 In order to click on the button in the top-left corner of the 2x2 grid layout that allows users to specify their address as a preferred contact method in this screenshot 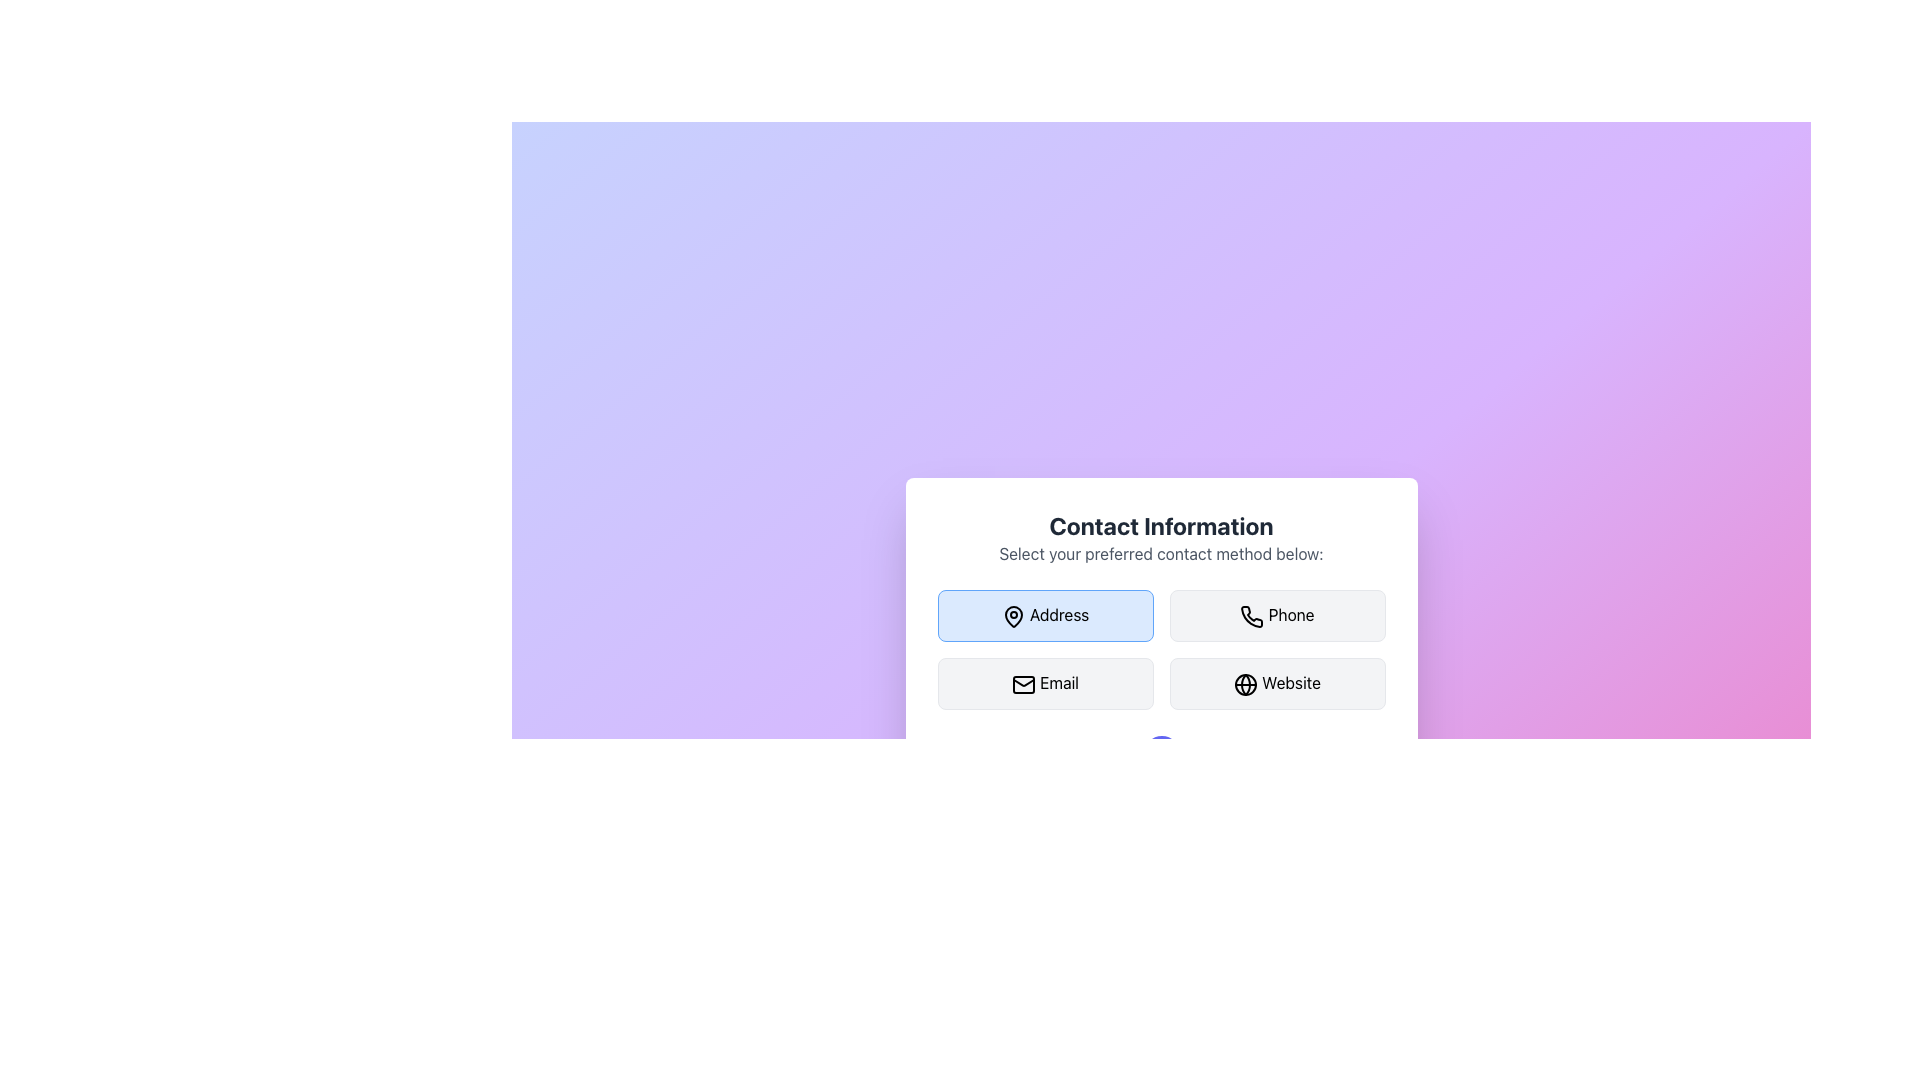, I will do `click(1044, 615)`.